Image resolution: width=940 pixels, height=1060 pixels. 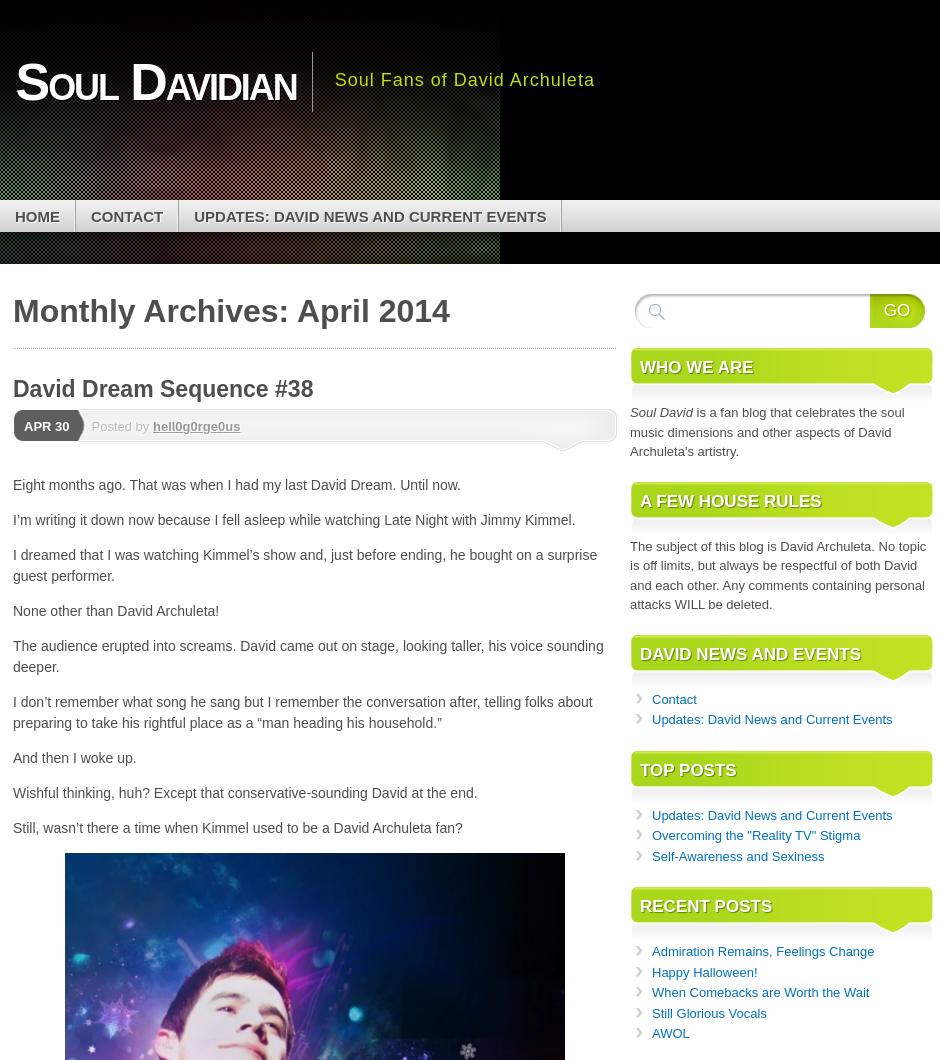 I want to click on 'is a fan blog that celebrates the soul music dimensions and other aspects of David Archuleta's artistry.', so click(x=629, y=430).